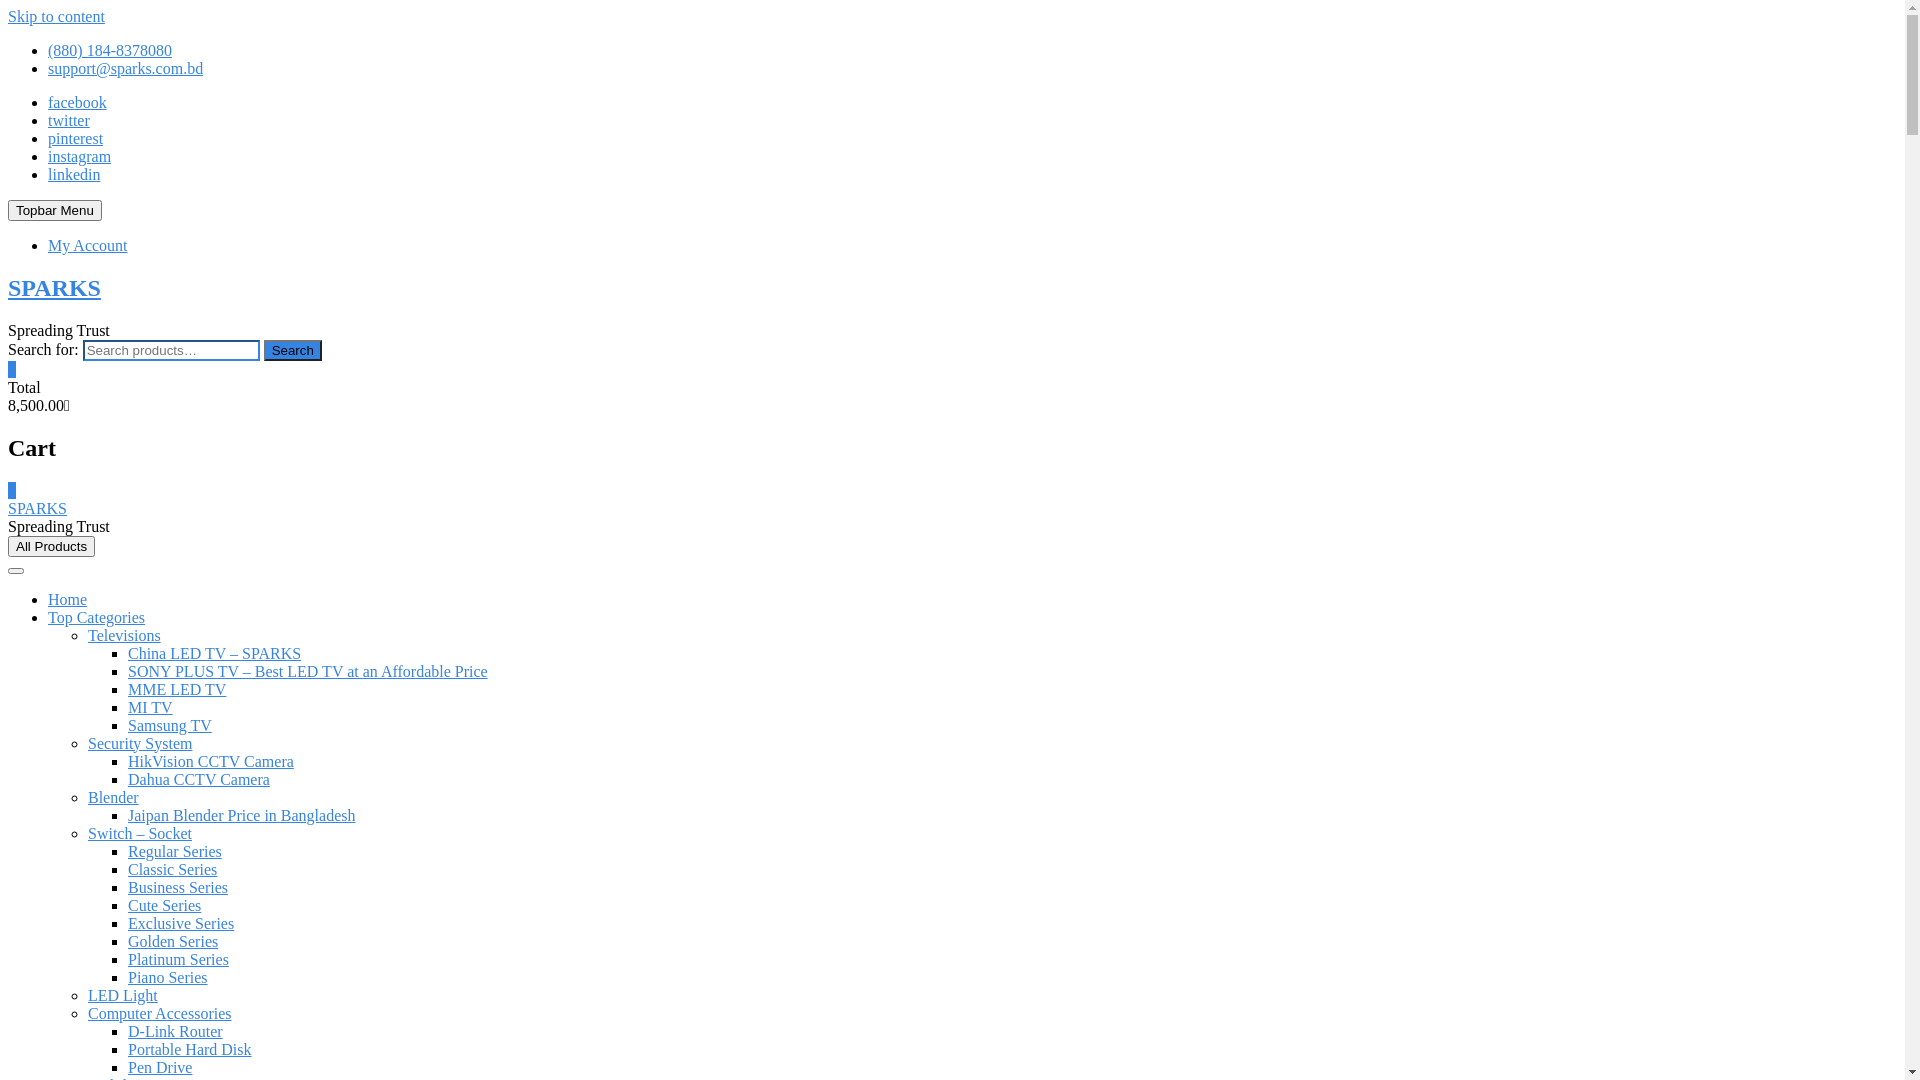 The height and width of the screenshot is (1080, 1920). I want to click on 'My Account', so click(86, 244).